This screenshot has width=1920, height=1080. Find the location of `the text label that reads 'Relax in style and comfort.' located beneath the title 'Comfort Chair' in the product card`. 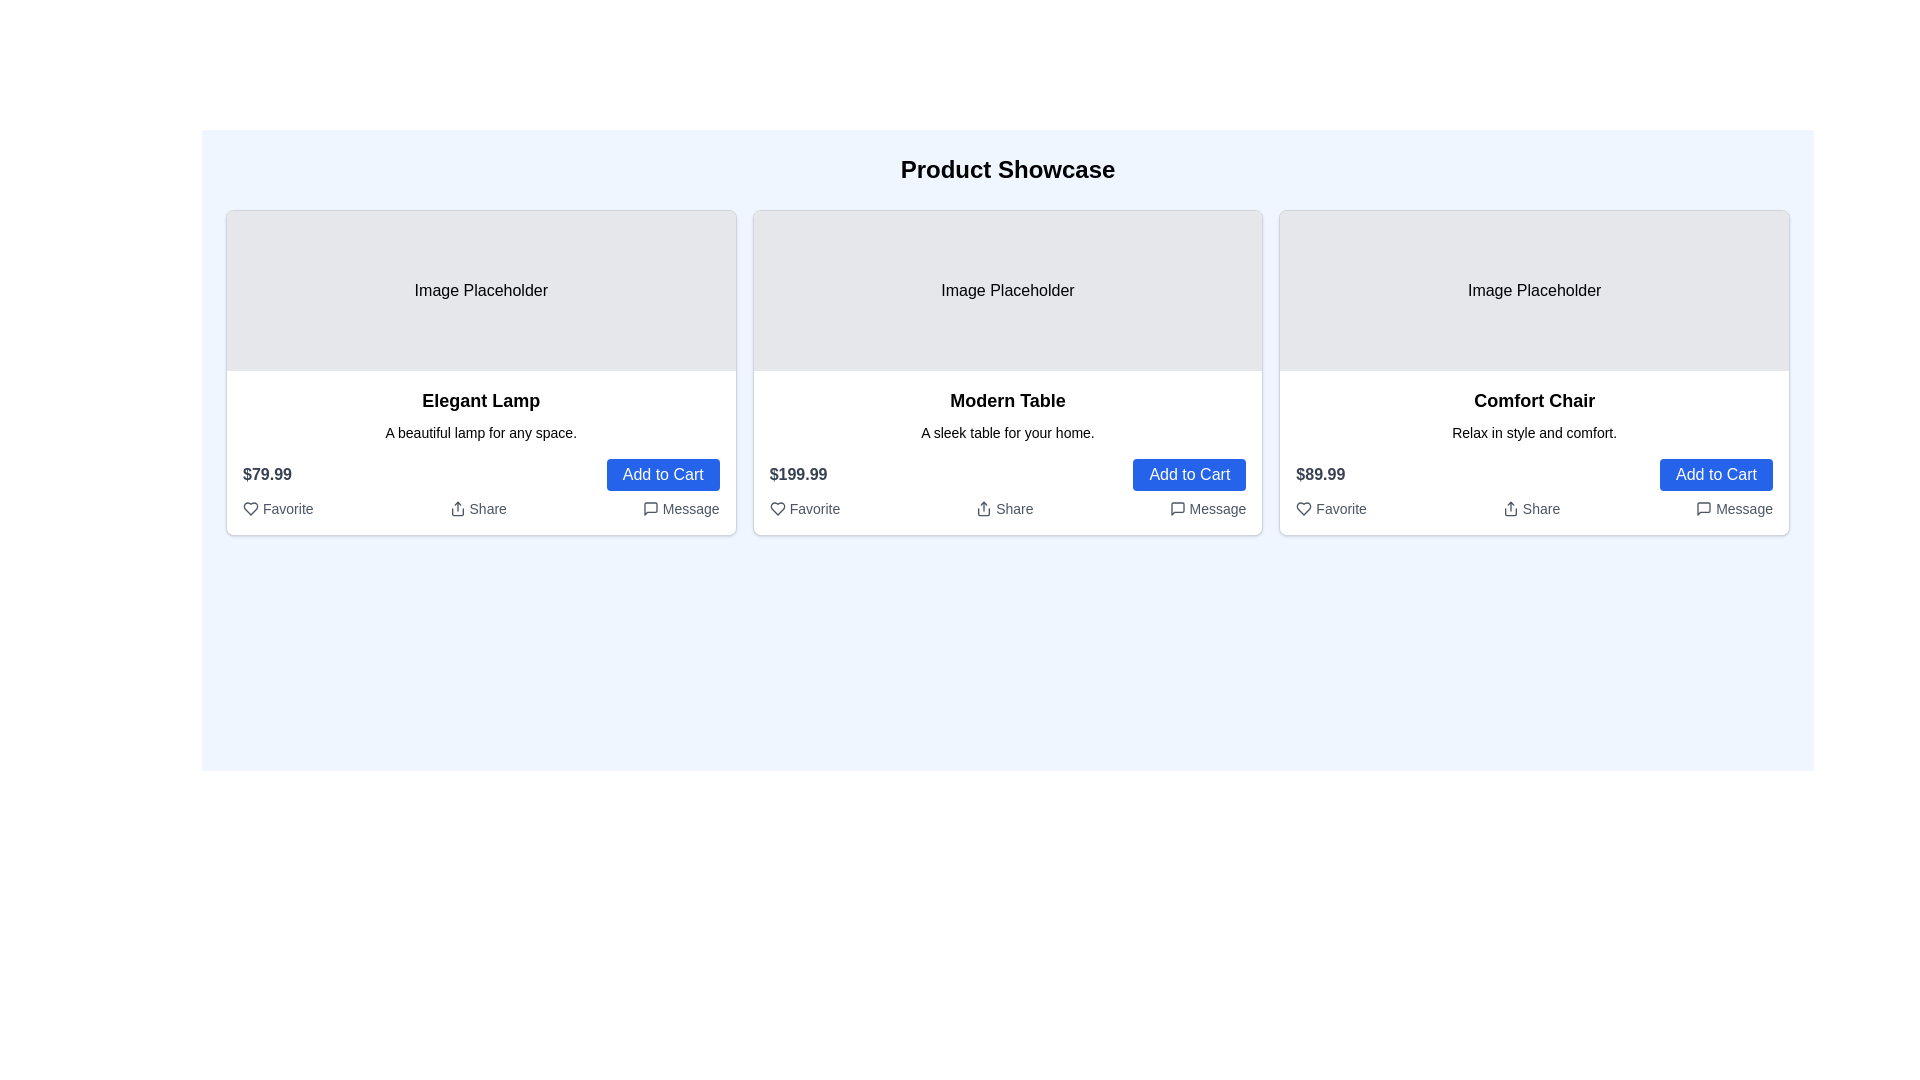

the text label that reads 'Relax in style and comfort.' located beneath the title 'Comfort Chair' in the product card is located at coordinates (1533, 431).